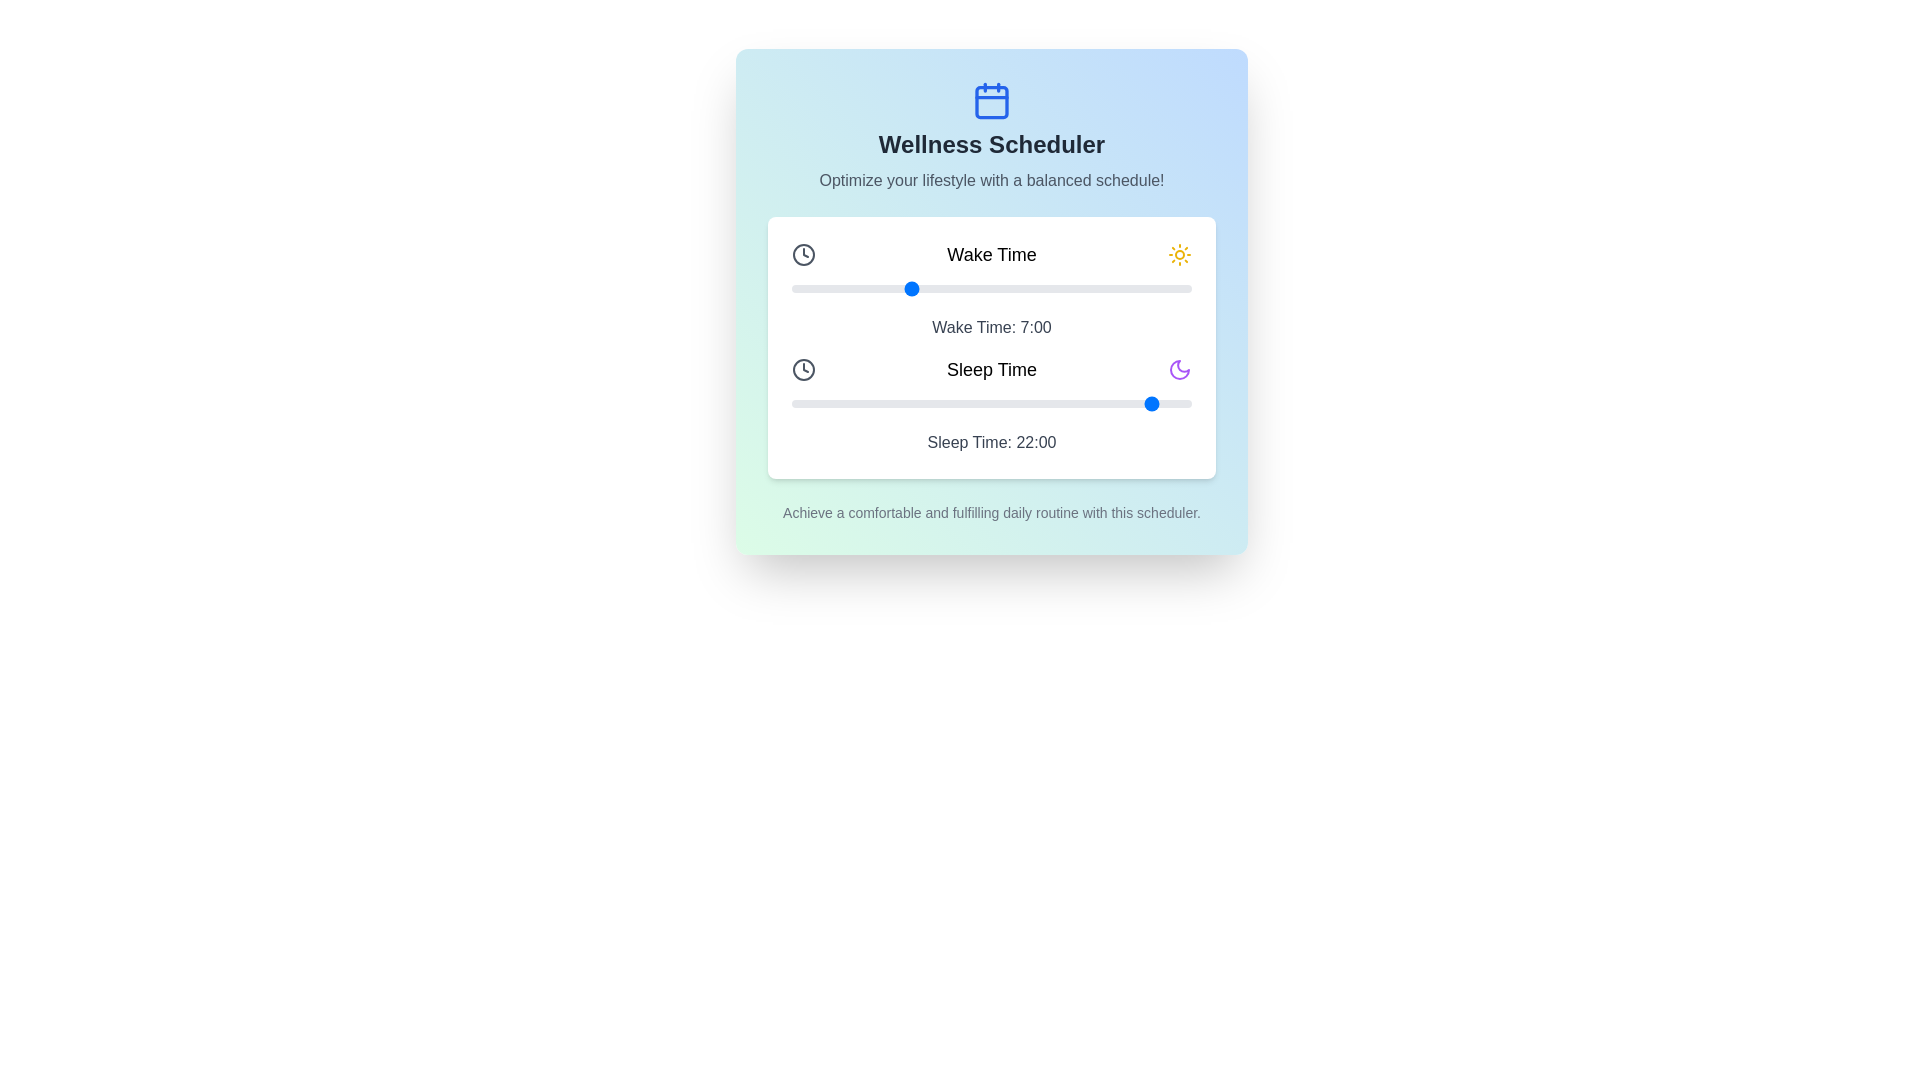 The image size is (1920, 1080). What do you see at coordinates (1158, 404) in the screenshot?
I see `the time` at bounding box center [1158, 404].